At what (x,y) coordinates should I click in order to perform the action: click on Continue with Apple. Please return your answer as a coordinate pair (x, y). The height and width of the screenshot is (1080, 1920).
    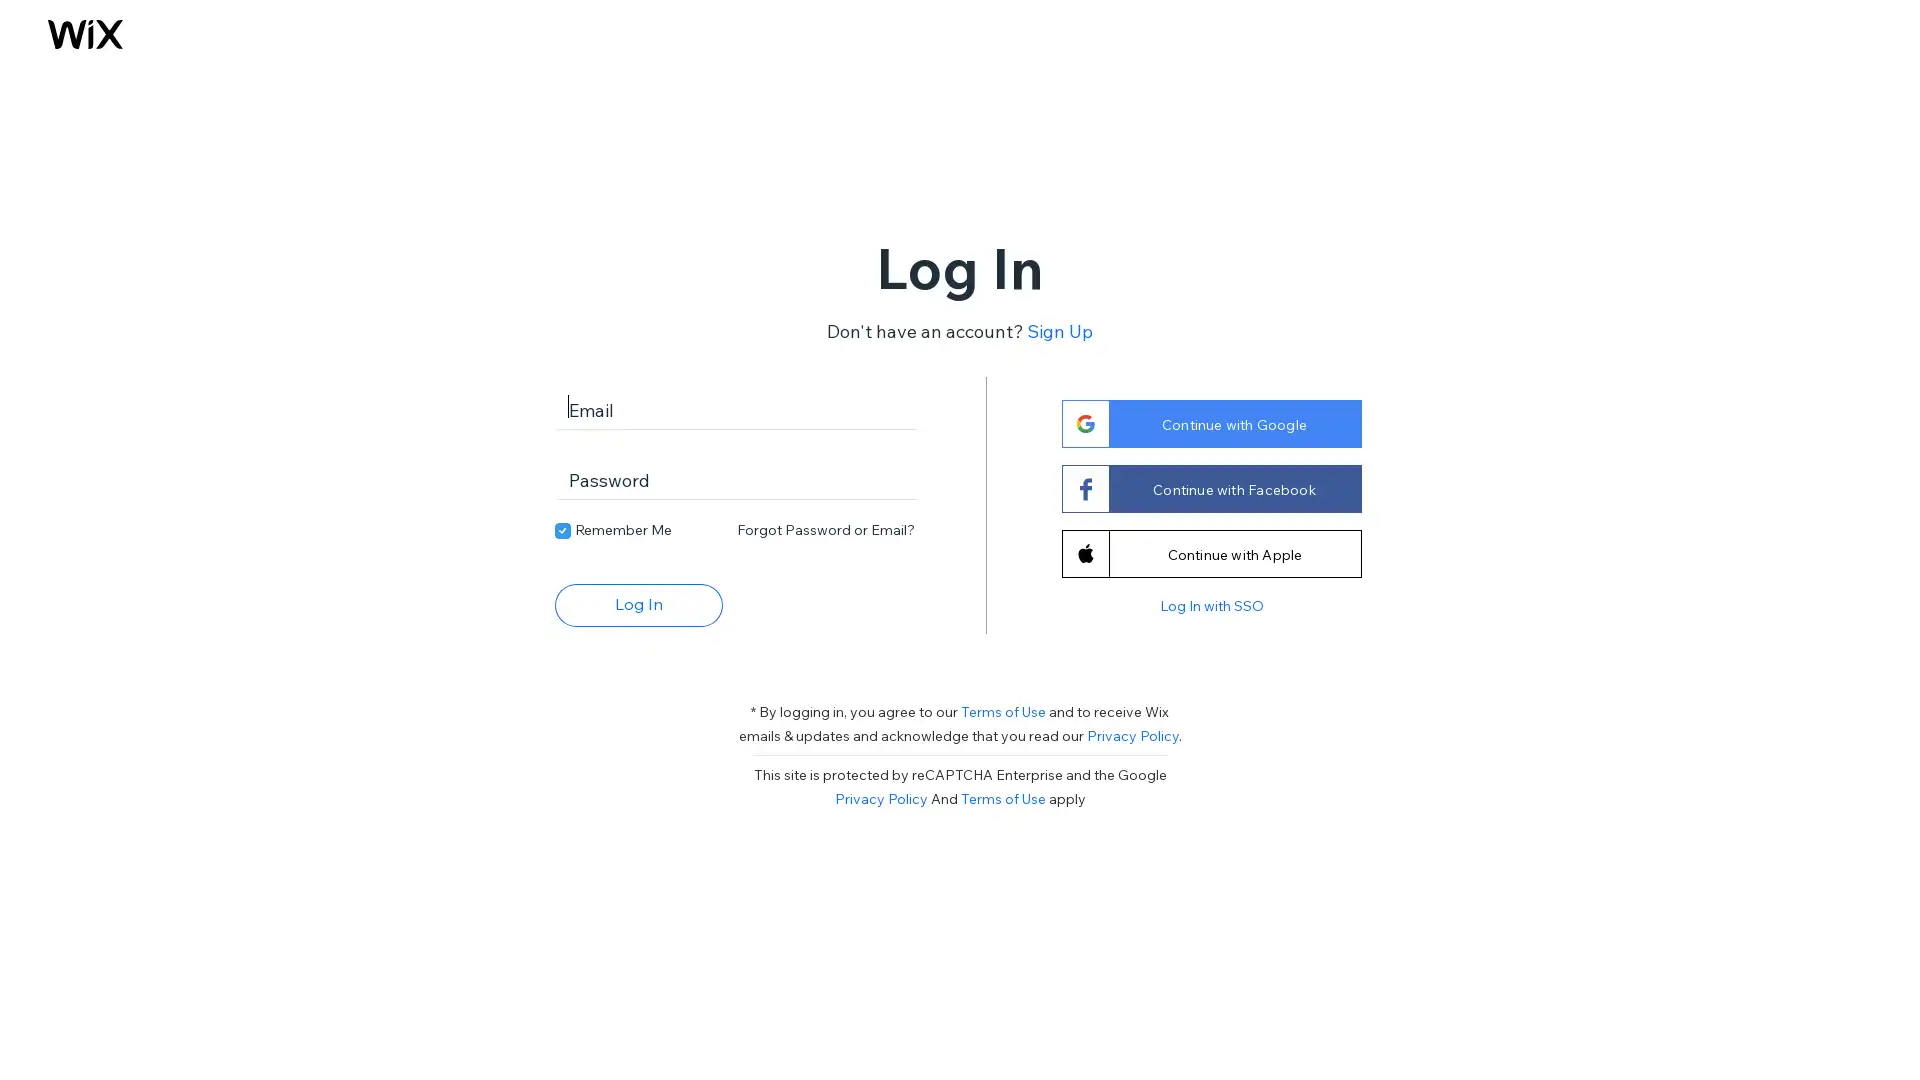
    Looking at the image, I should click on (1209, 552).